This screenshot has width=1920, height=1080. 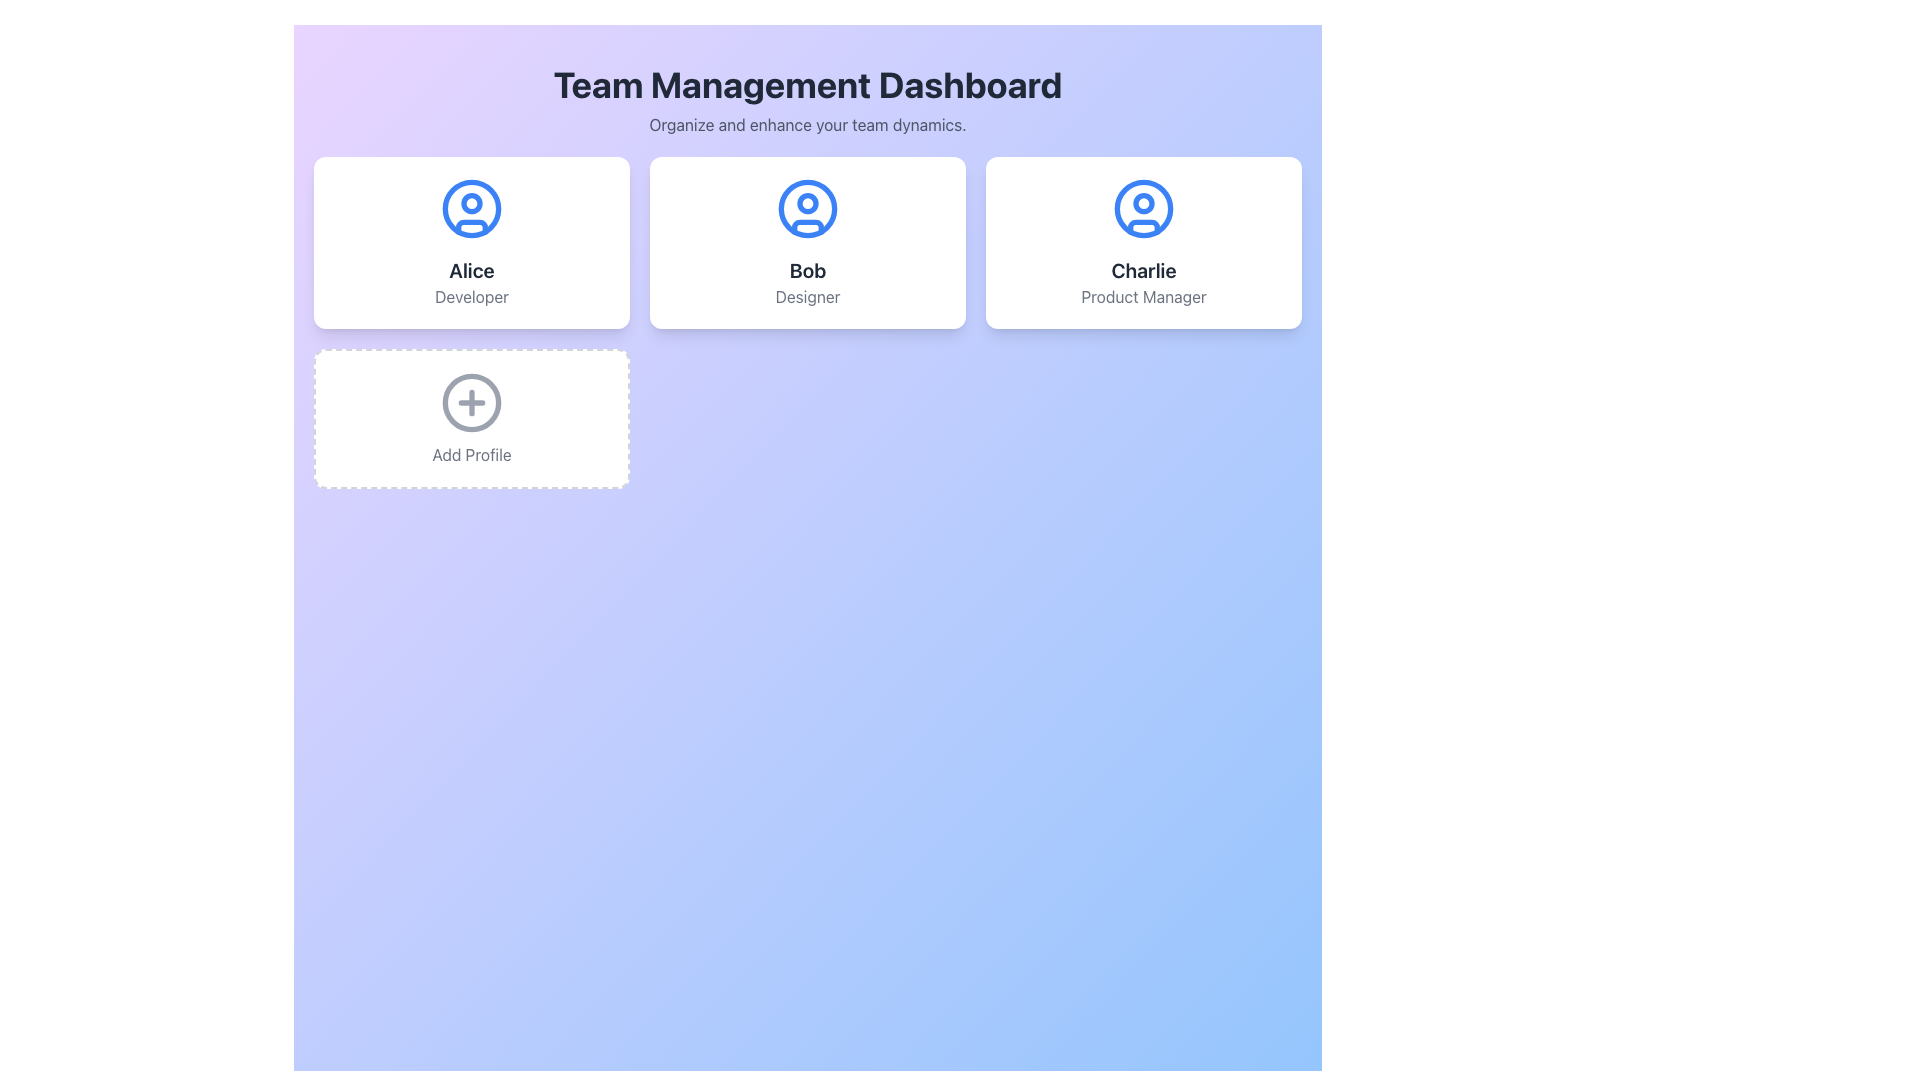 What do you see at coordinates (1143, 297) in the screenshot?
I see `the text label indicating the role of 'Charlie' located below his name in the rightmost profile card of the grid` at bounding box center [1143, 297].